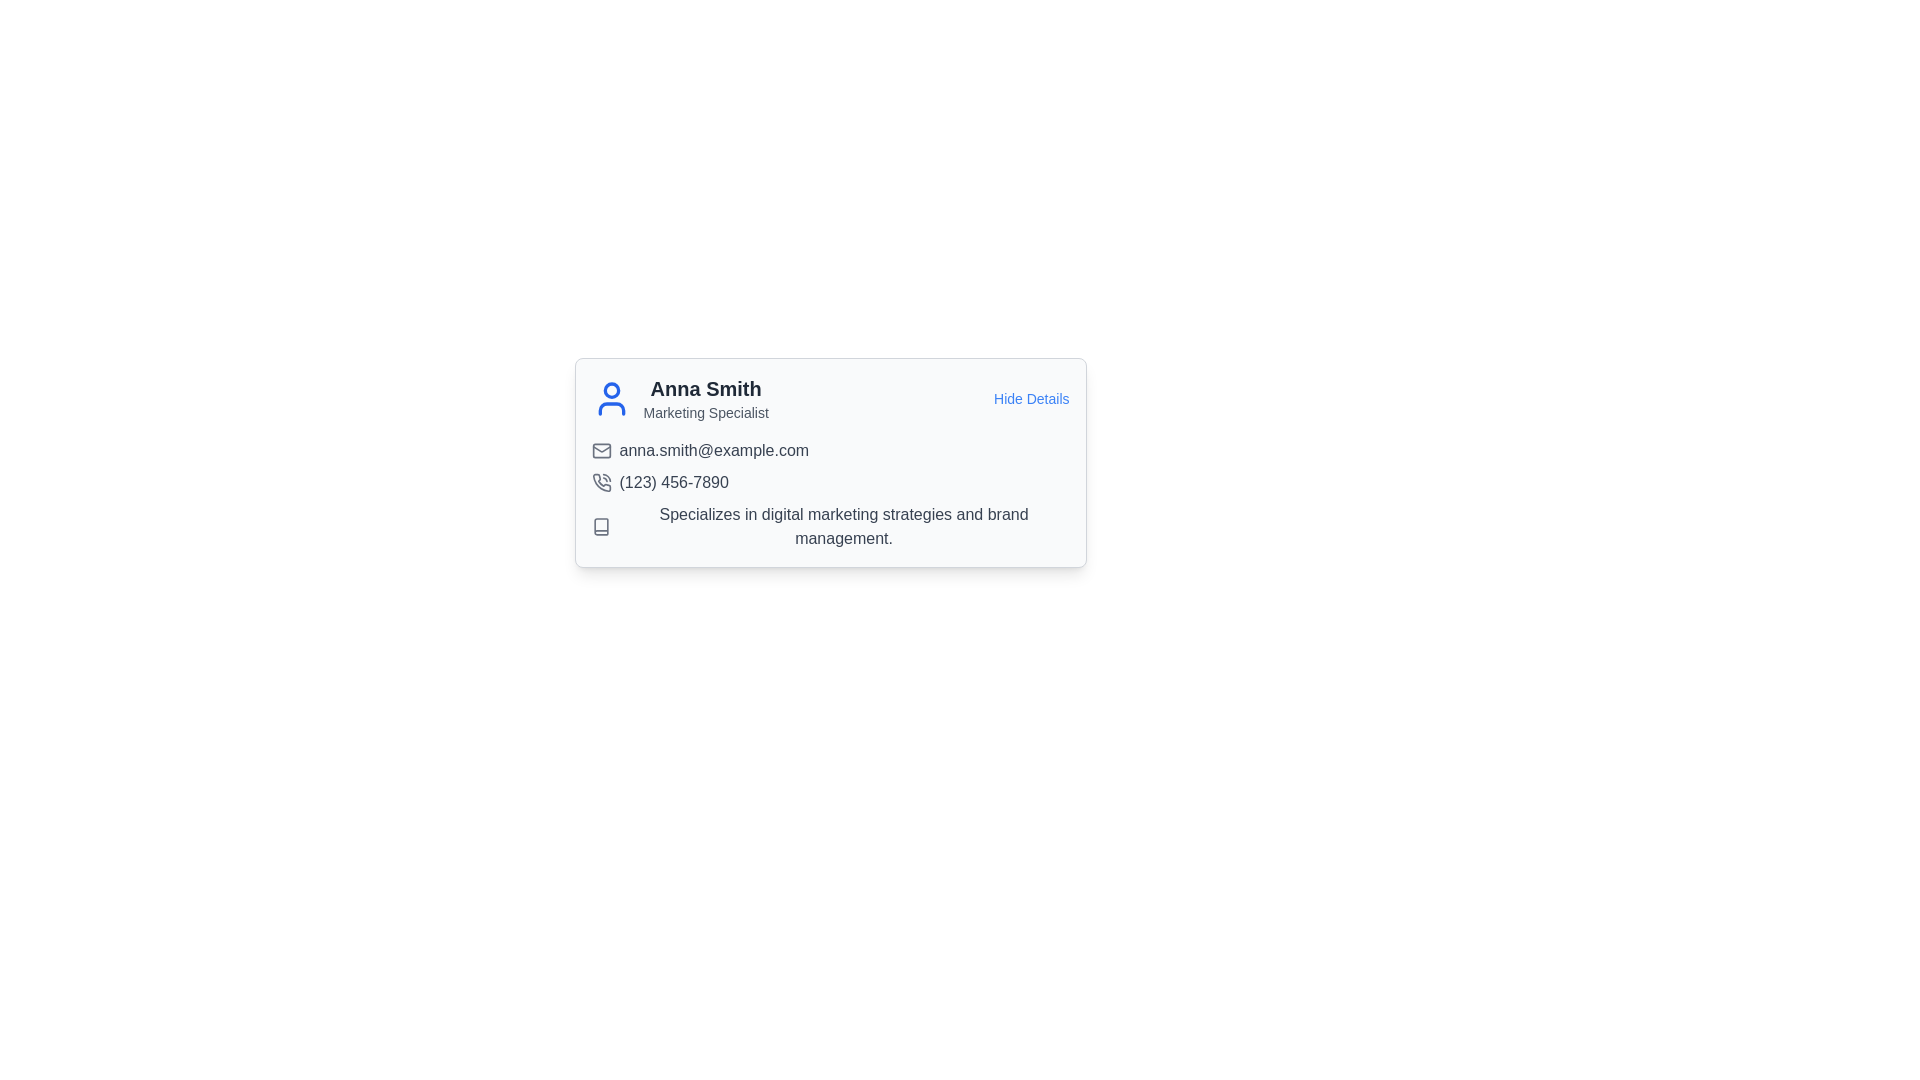  I want to click on the stylized phone icon with a radiating signal, which is positioned to the left of the phone number '(123) 456-7890', so click(600, 482).